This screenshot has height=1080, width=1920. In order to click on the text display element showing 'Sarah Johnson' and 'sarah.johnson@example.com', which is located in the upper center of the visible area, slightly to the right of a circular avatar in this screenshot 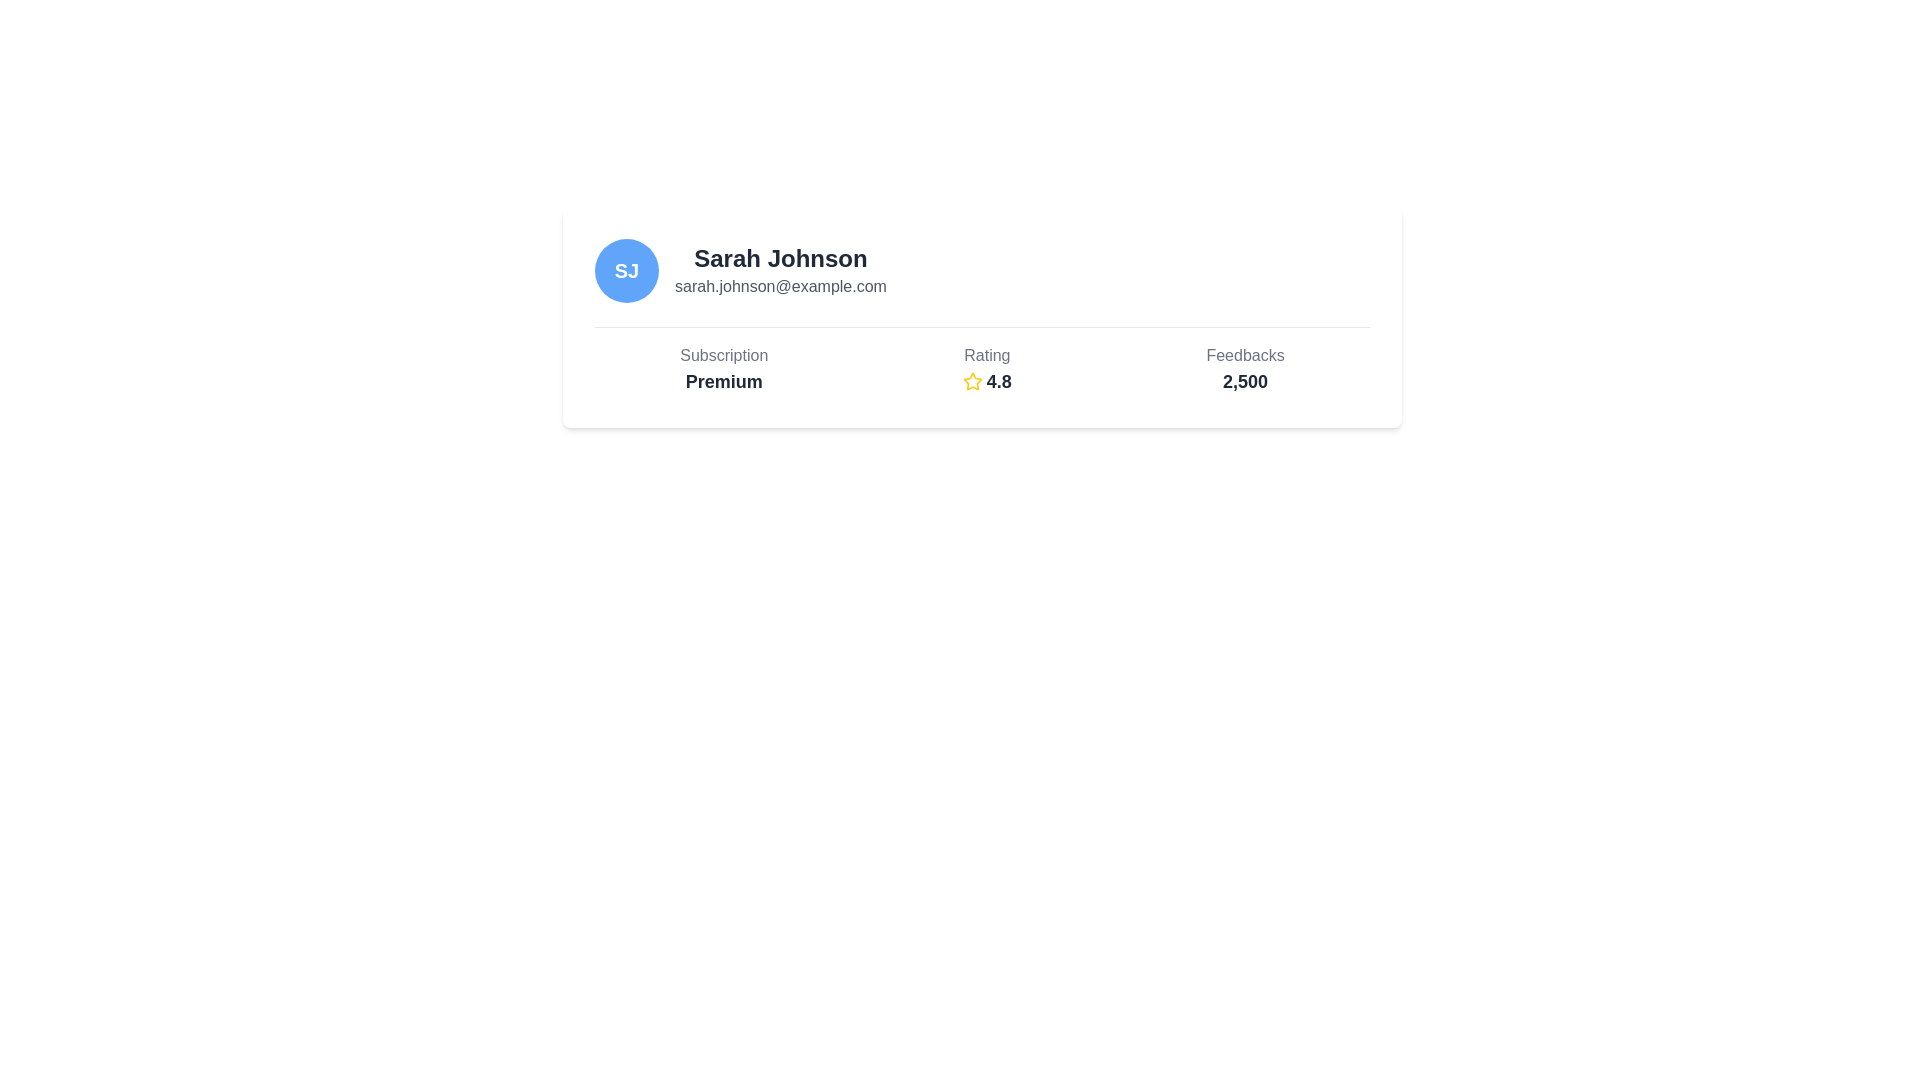, I will do `click(779, 270)`.